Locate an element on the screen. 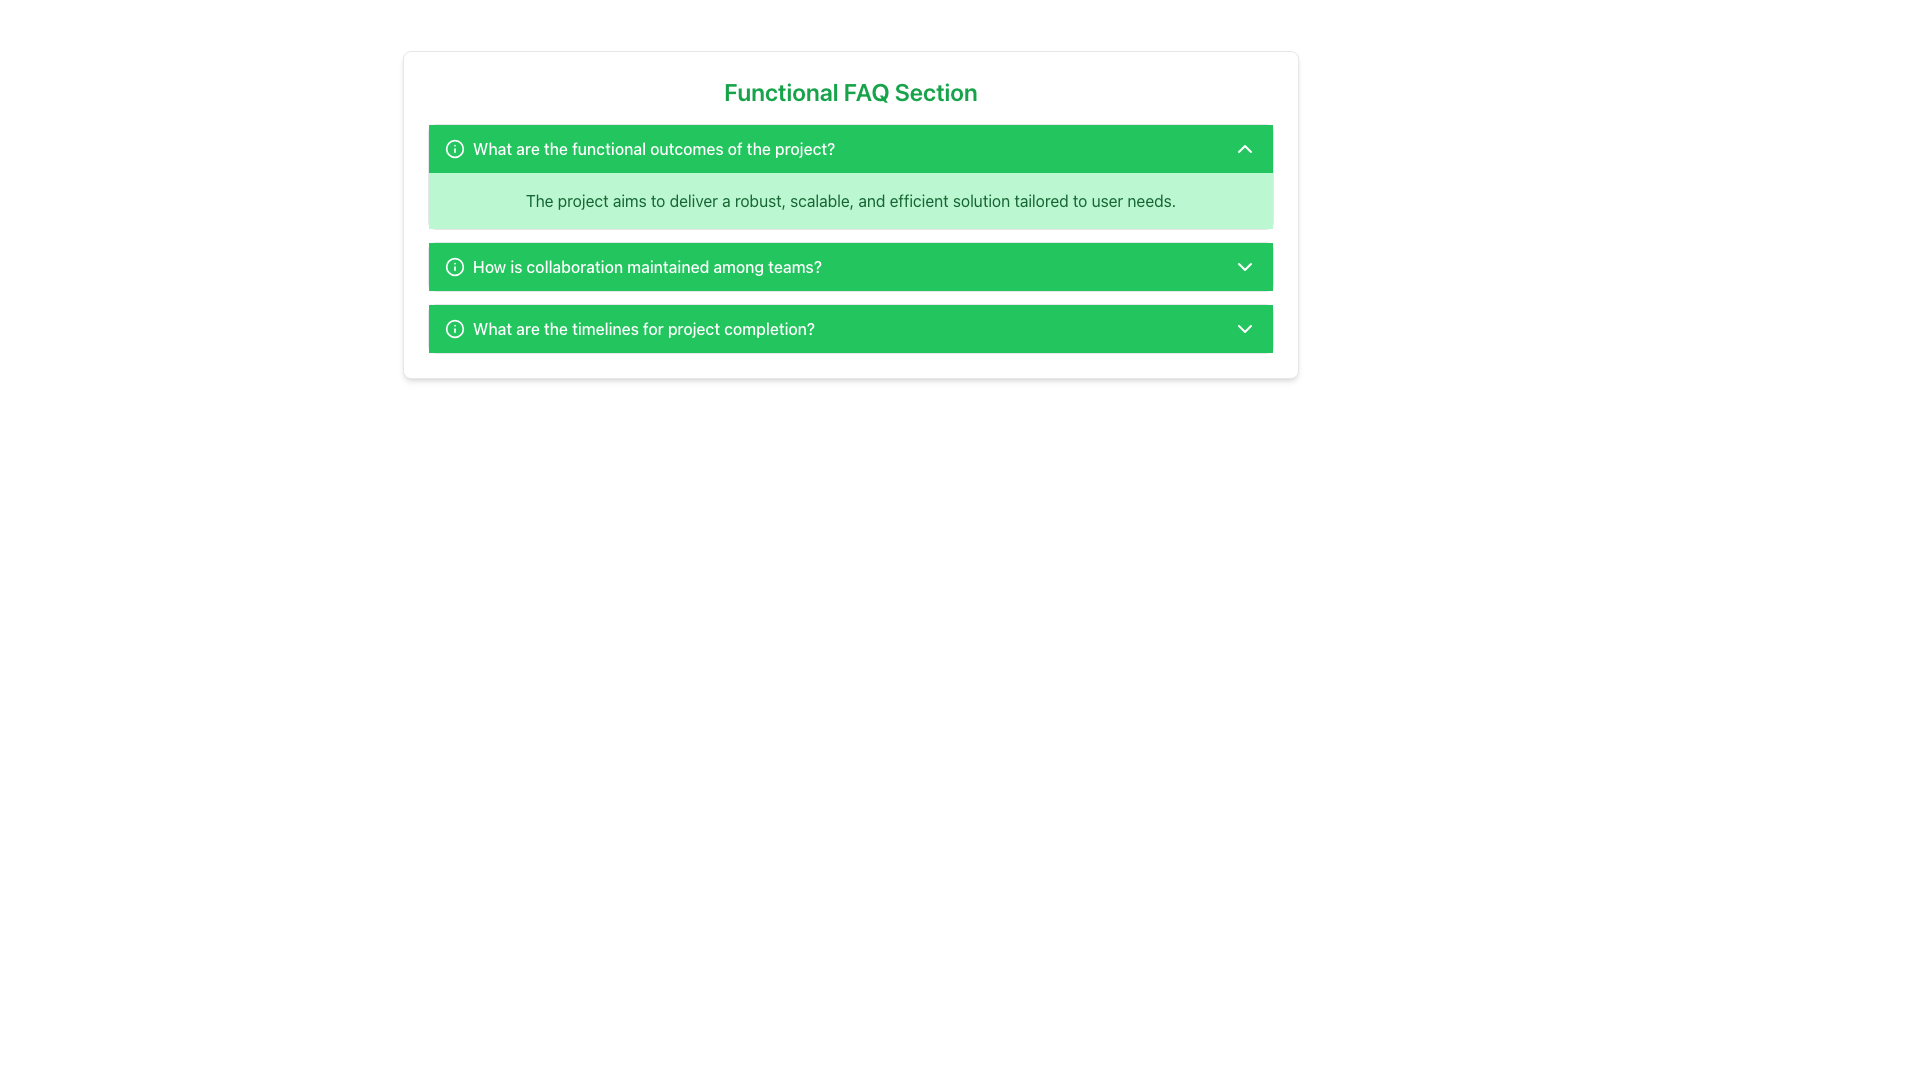 The image size is (1920, 1080). header text element styled in green with bold and large font, reading 'Functional FAQ Section', located at the top of the FAQ section is located at coordinates (850, 92).